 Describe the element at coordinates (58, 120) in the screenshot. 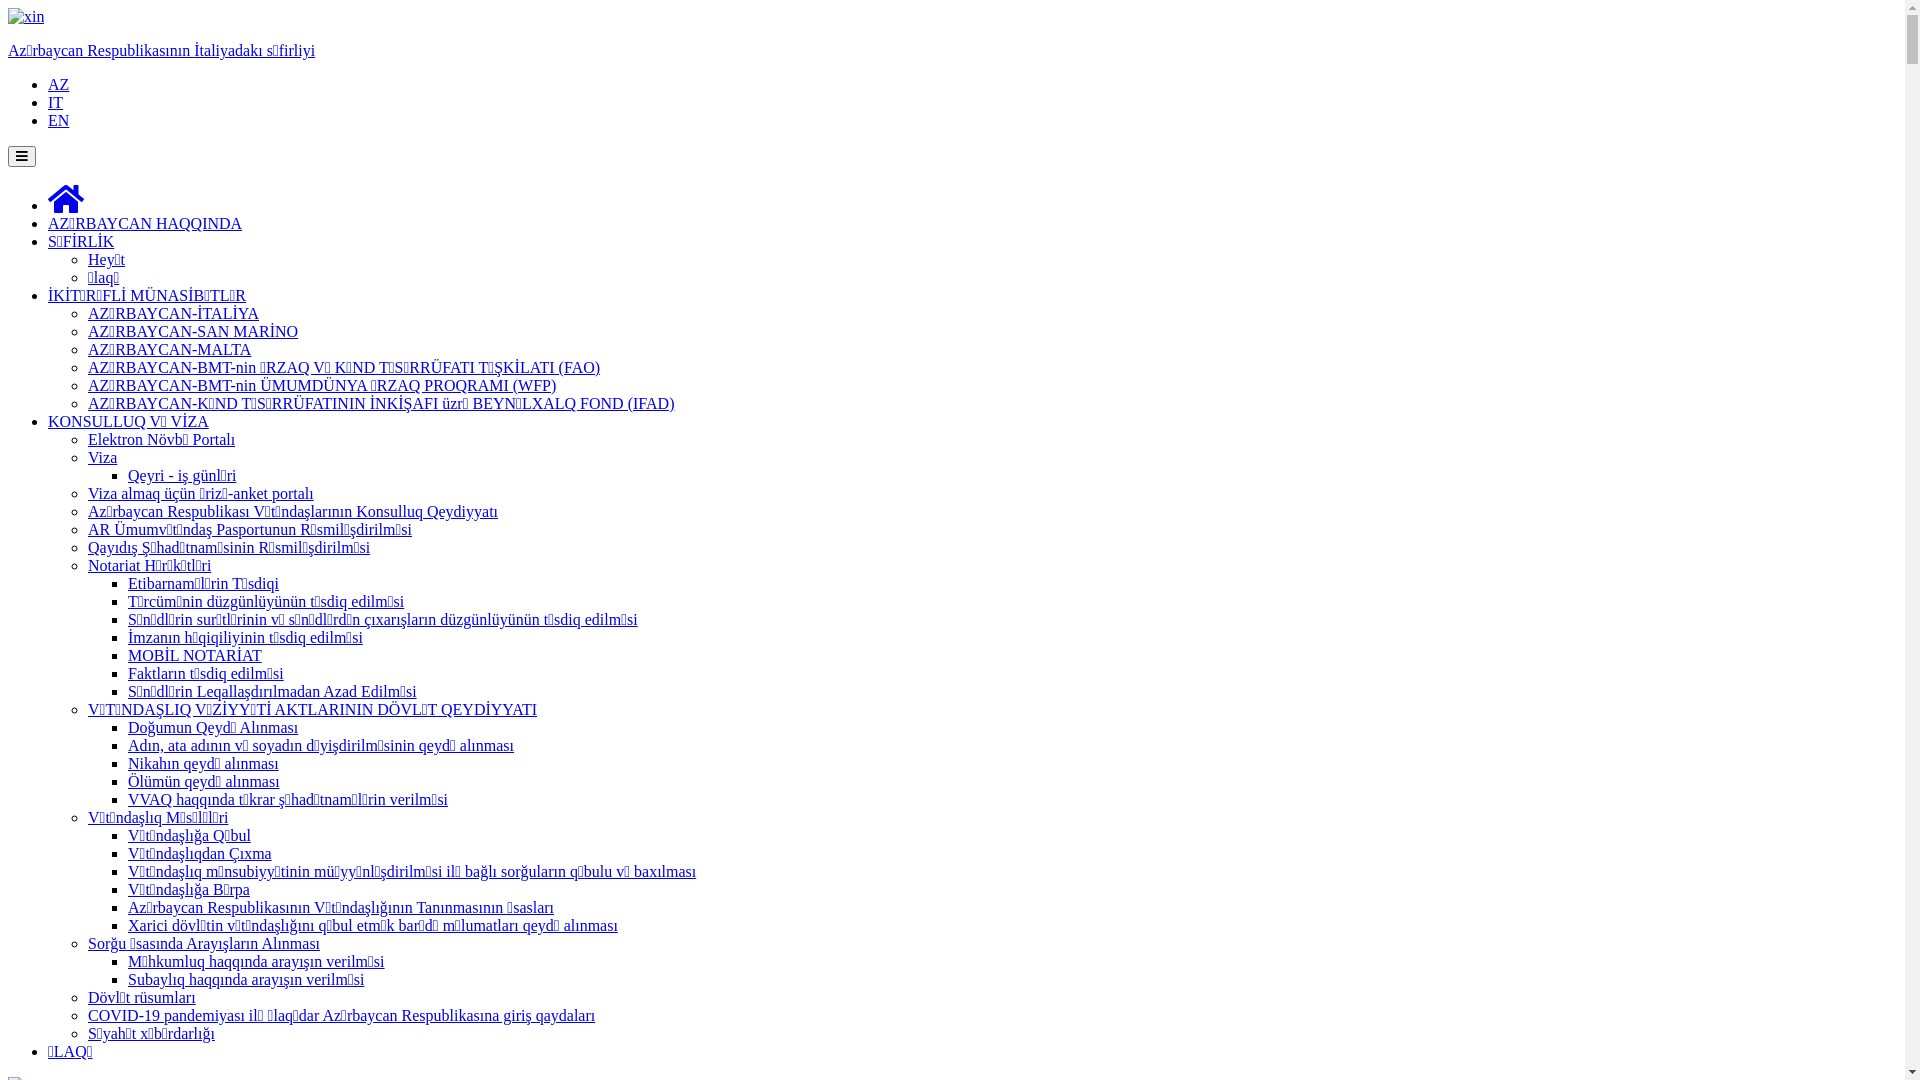

I see `'EN'` at that location.